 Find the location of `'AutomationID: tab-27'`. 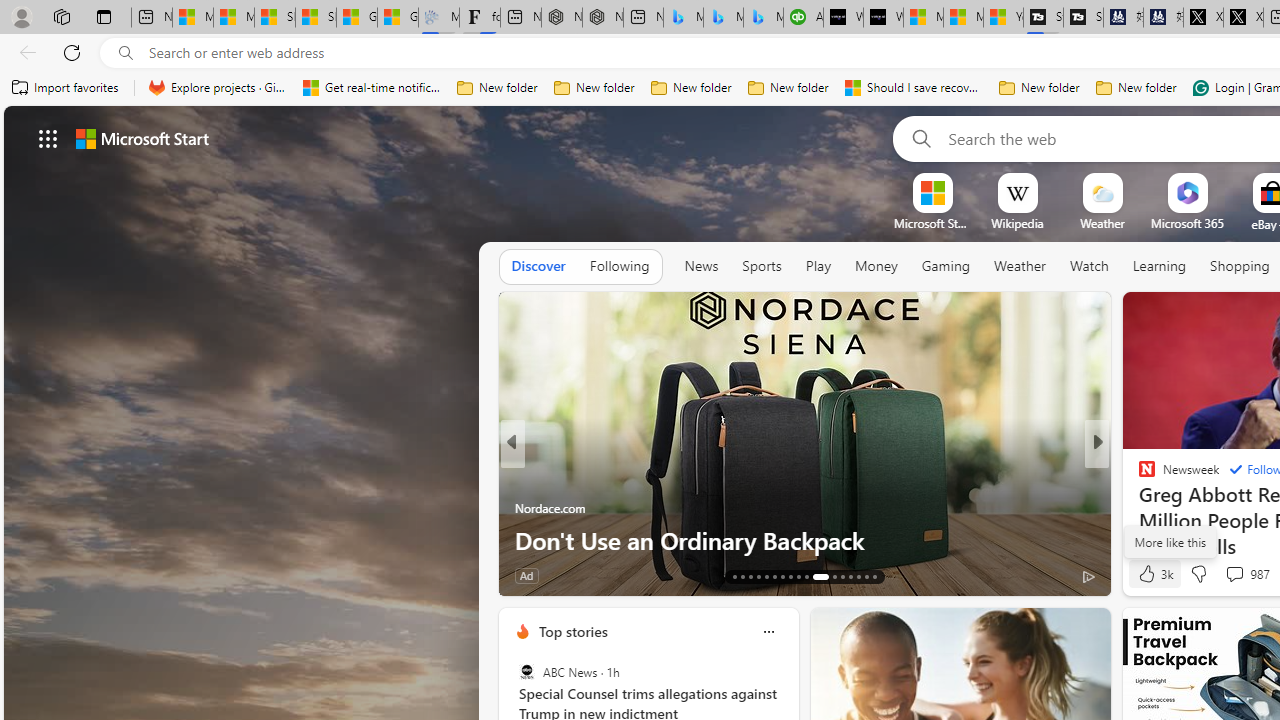

'AutomationID: tab-27' is located at coordinates (858, 577).